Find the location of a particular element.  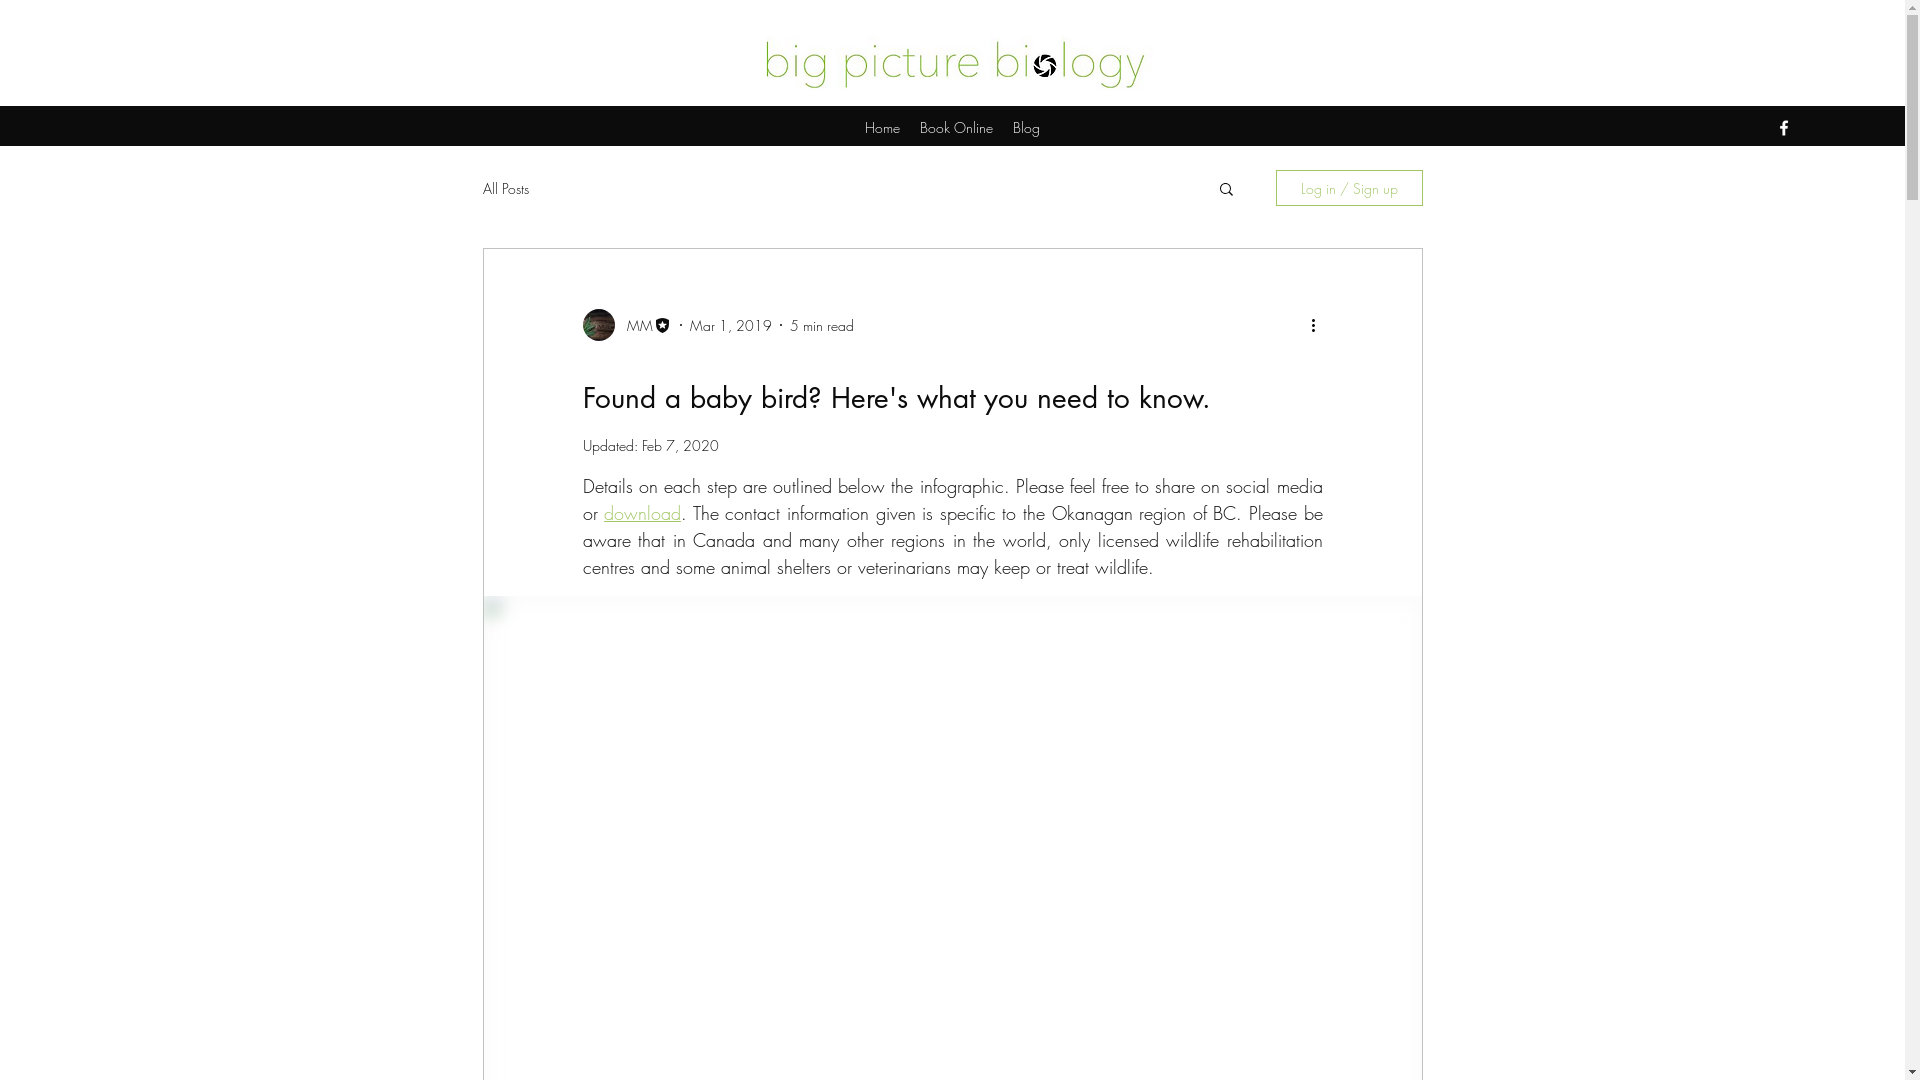

'Home' is located at coordinates (881, 127).